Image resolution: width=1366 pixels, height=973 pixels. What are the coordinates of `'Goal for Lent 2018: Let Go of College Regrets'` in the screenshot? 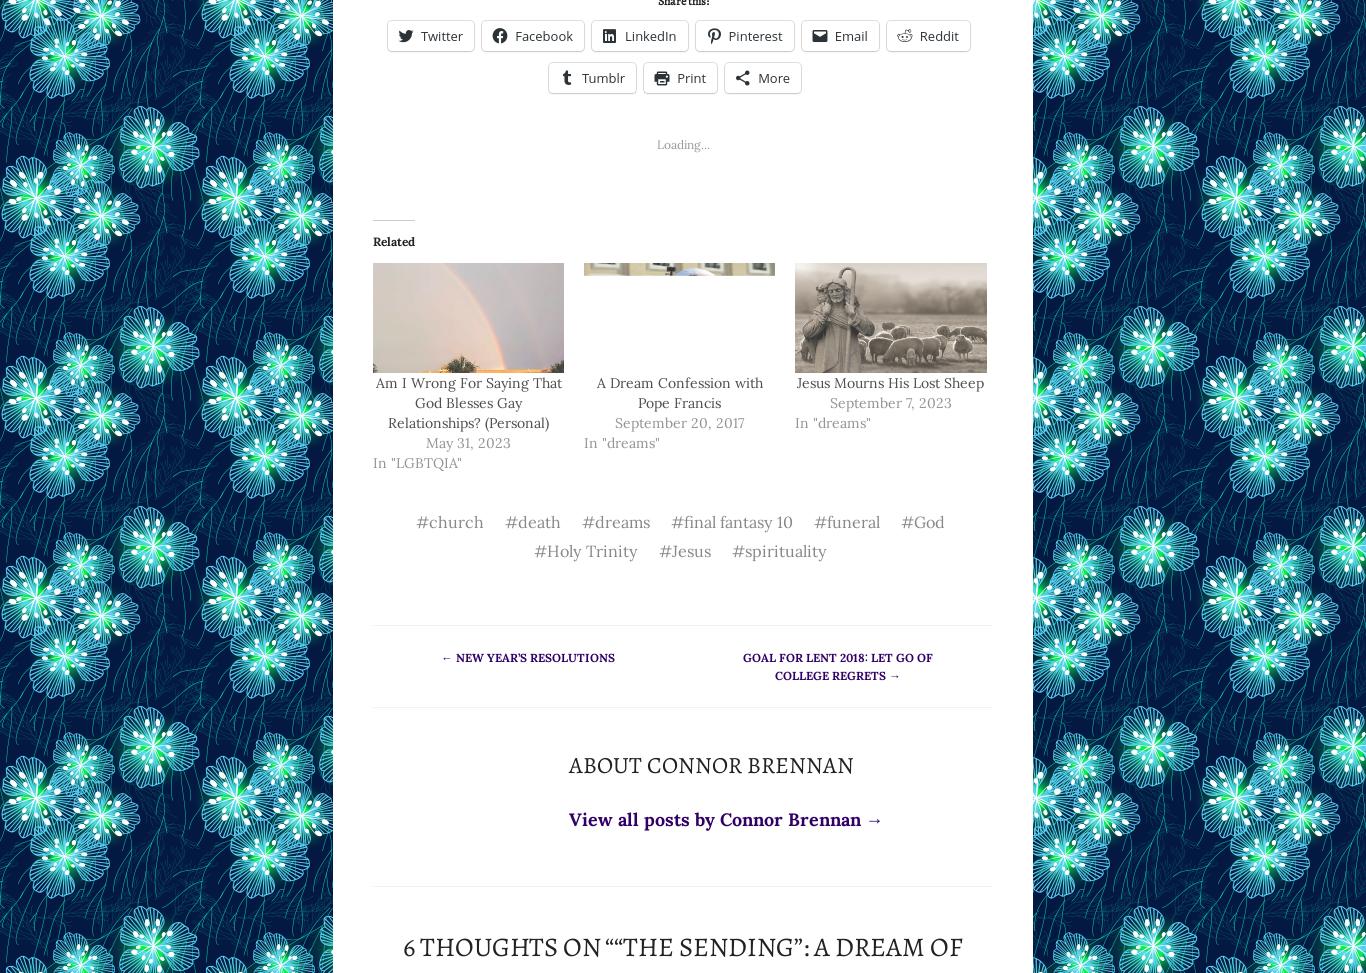 It's located at (837, 665).